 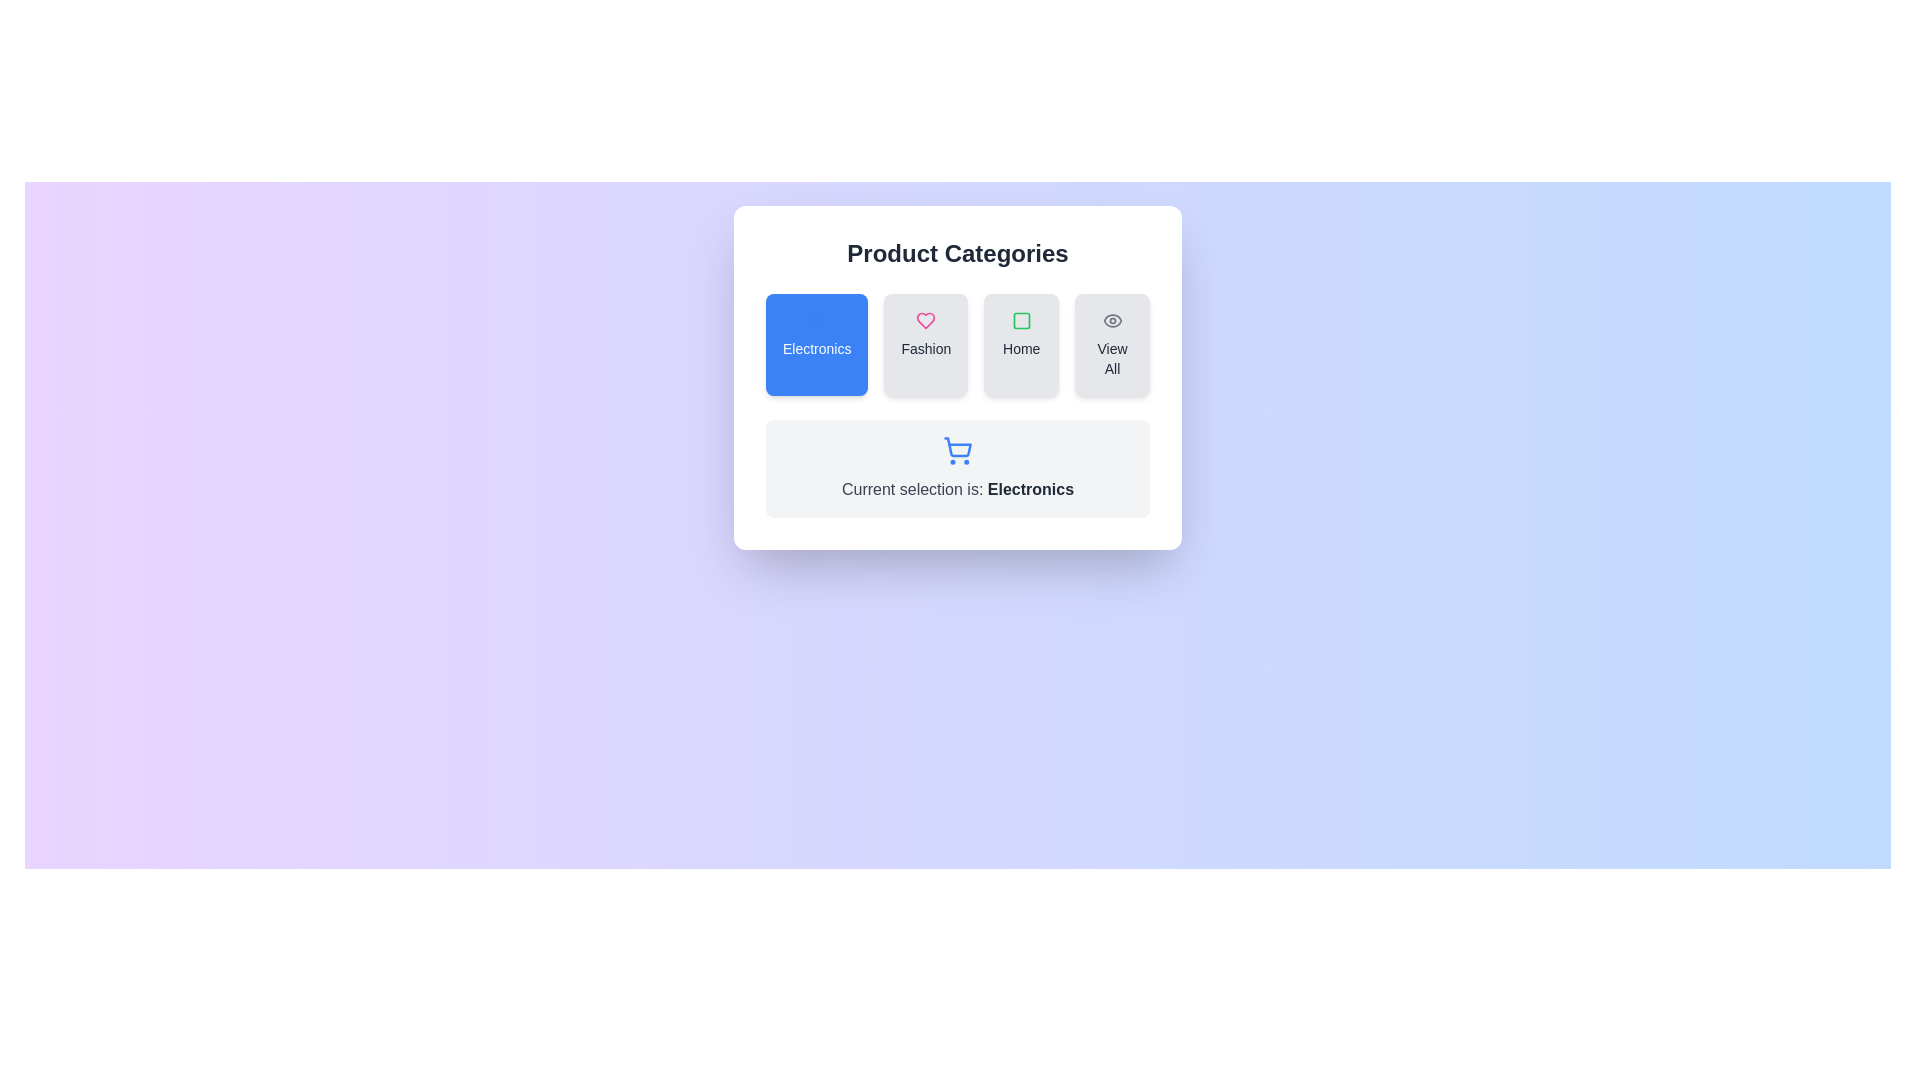 I want to click on the Informational card that displays the currently selected category, located below the category buttons in the 'Product Categories' section, so click(x=957, y=469).